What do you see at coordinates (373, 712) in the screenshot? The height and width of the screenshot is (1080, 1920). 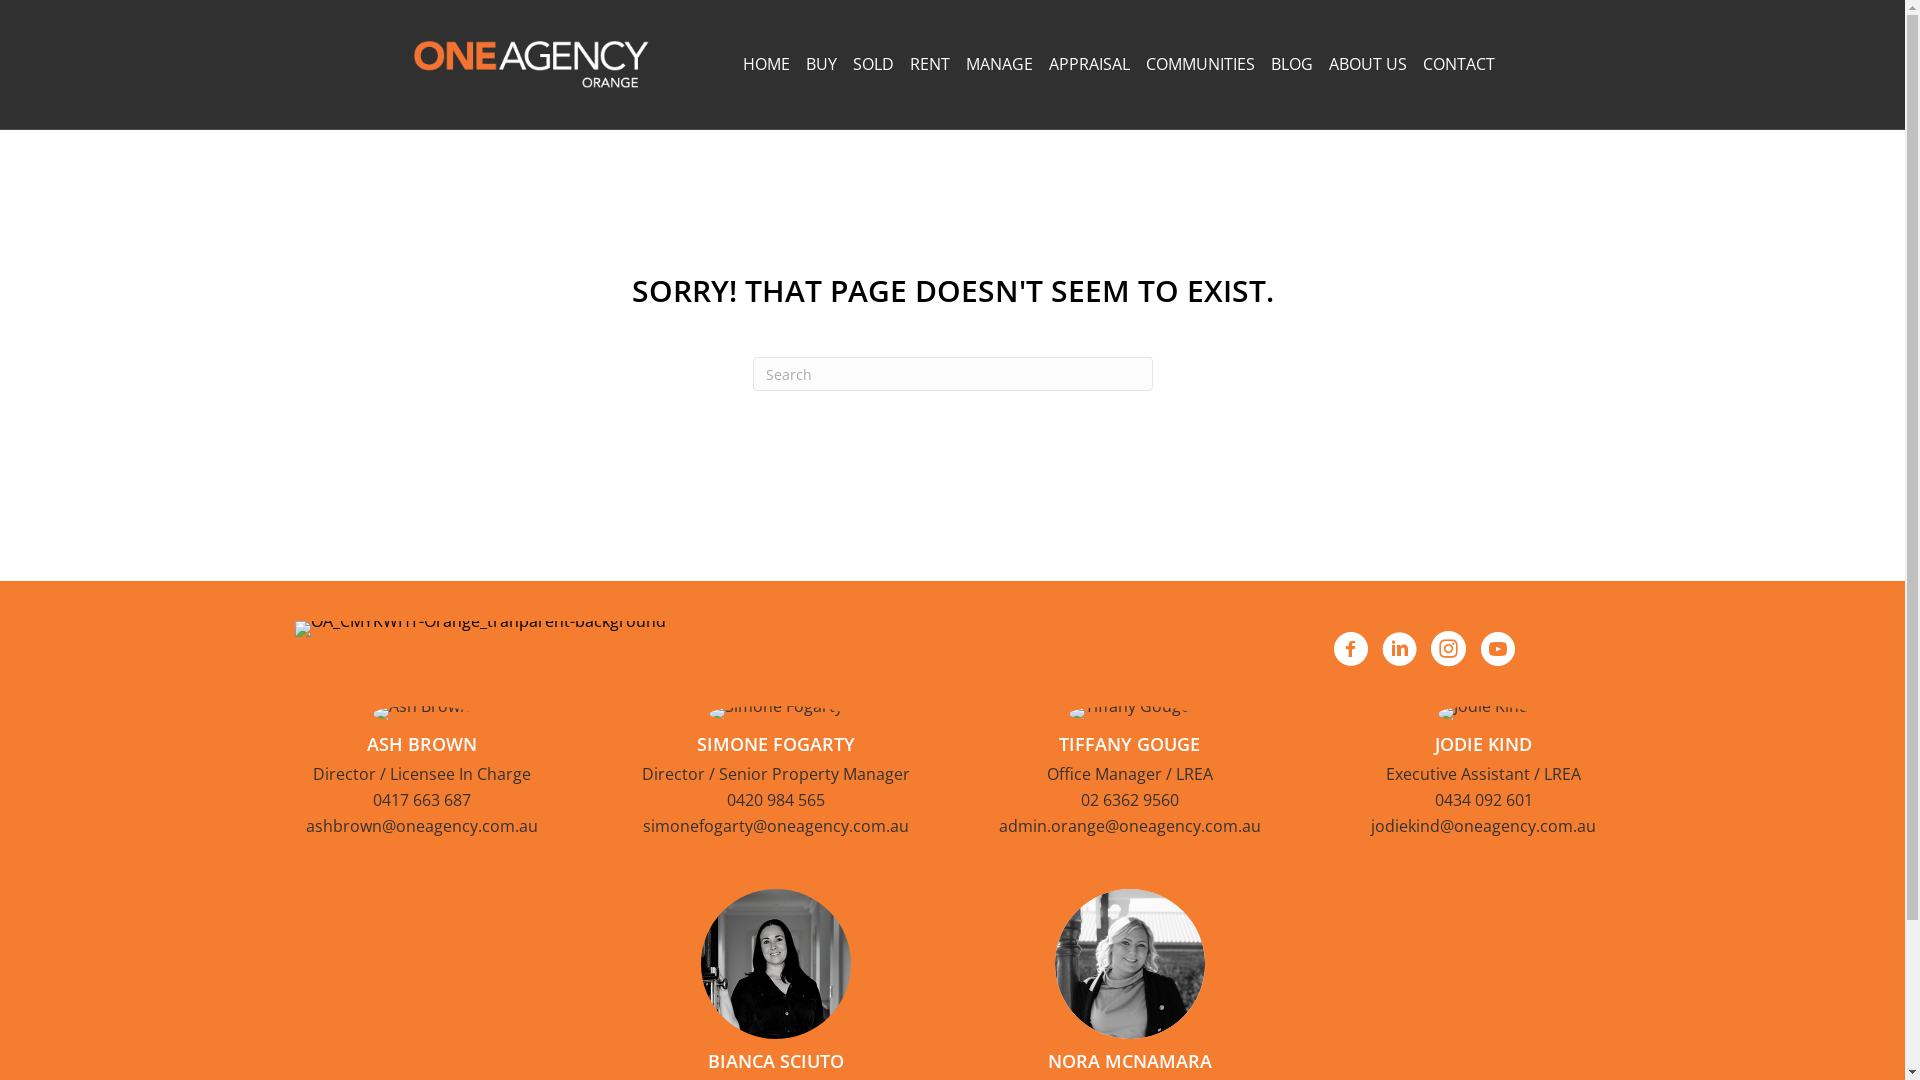 I see `'ash-brown'` at bounding box center [373, 712].